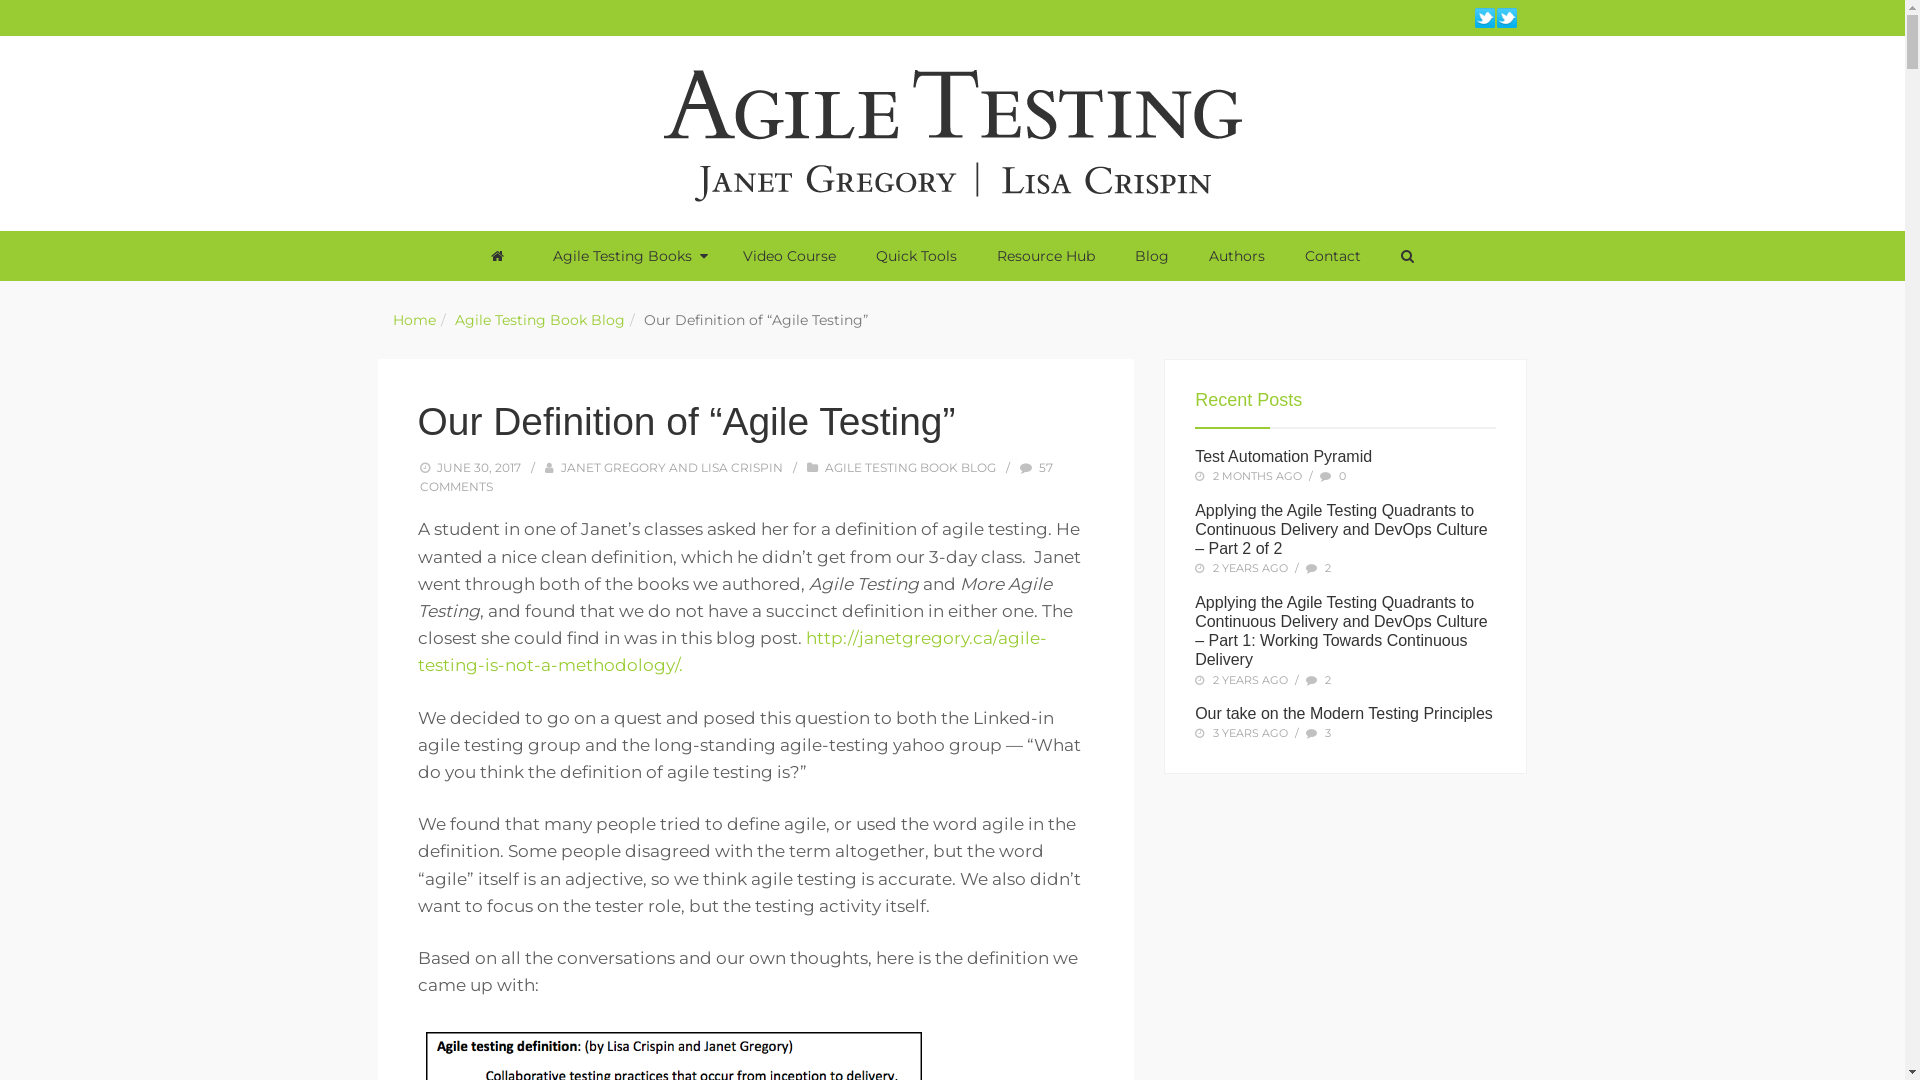 The width and height of the screenshot is (1920, 1080). What do you see at coordinates (1328, 567) in the screenshot?
I see `'2'` at bounding box center [1328, 567].